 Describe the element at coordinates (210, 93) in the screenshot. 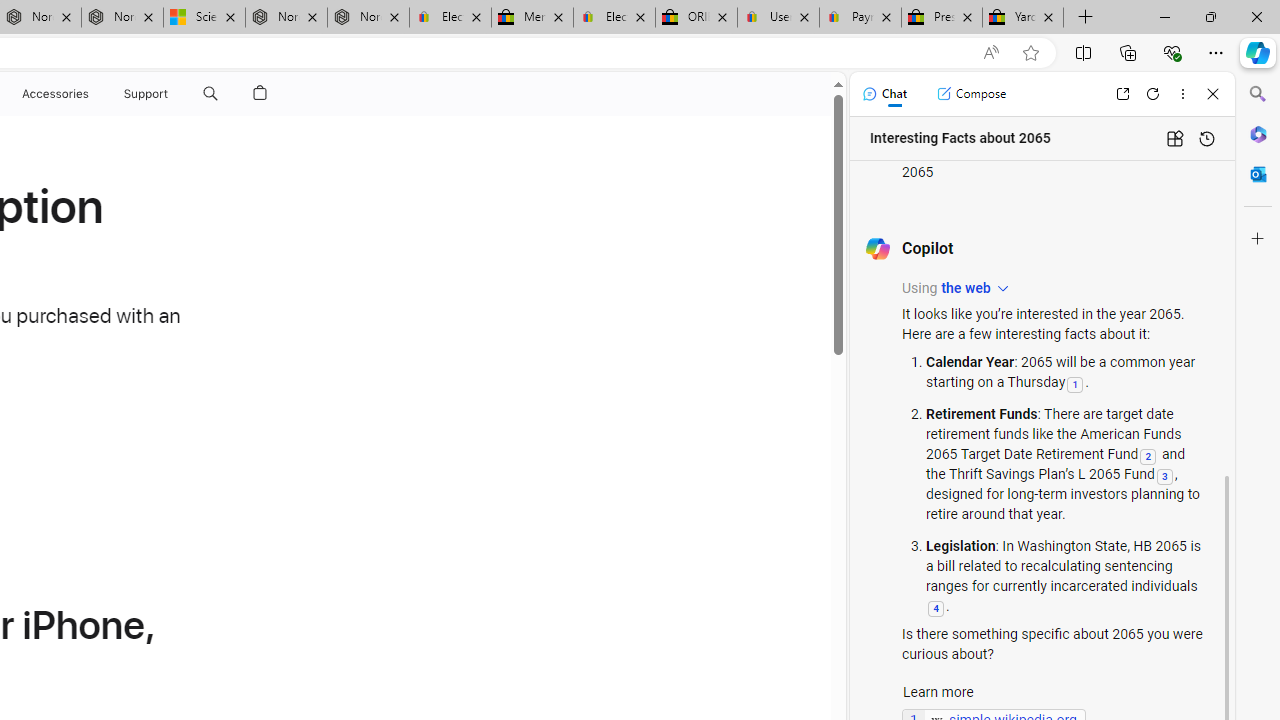

I see `'Class: globalnav-item globalnav-search shift-0-1'` at that location.